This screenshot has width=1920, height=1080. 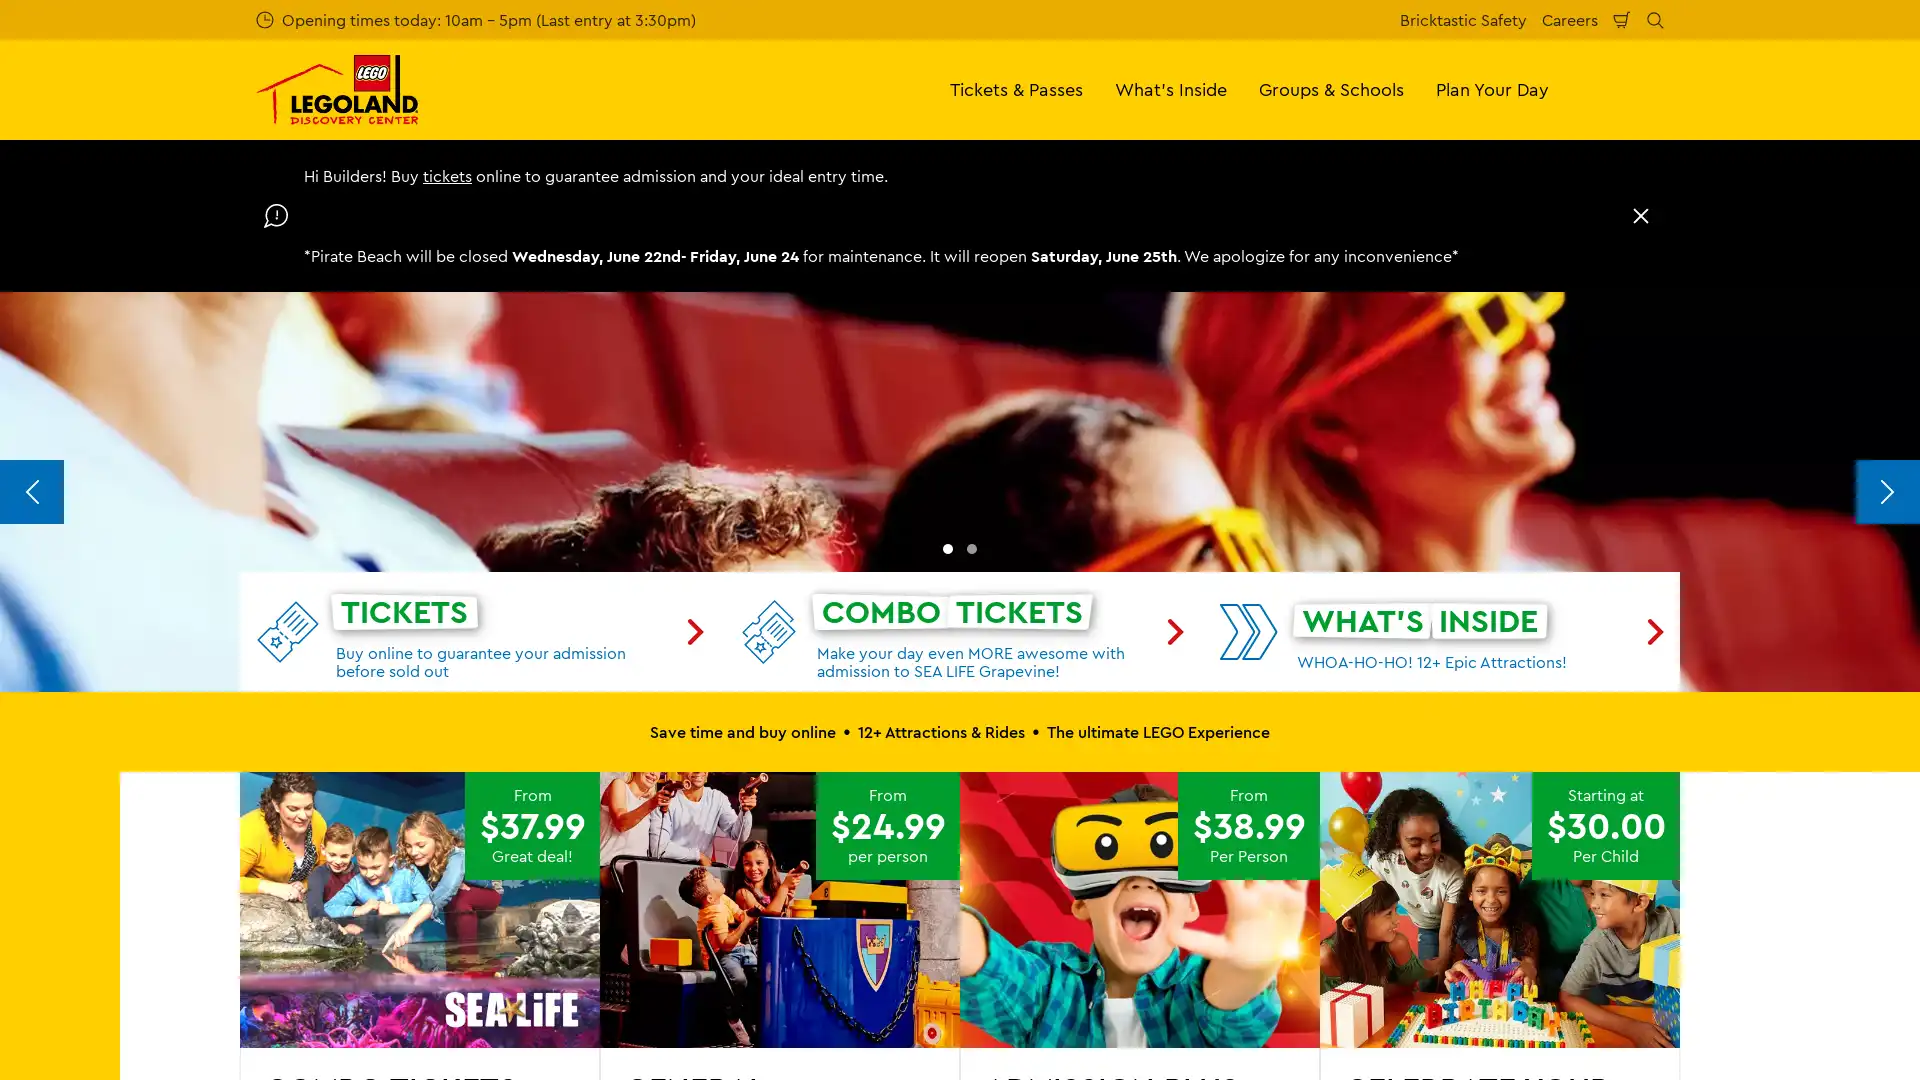 I want to click on Go to slide 1, so click(x=947, y=926).